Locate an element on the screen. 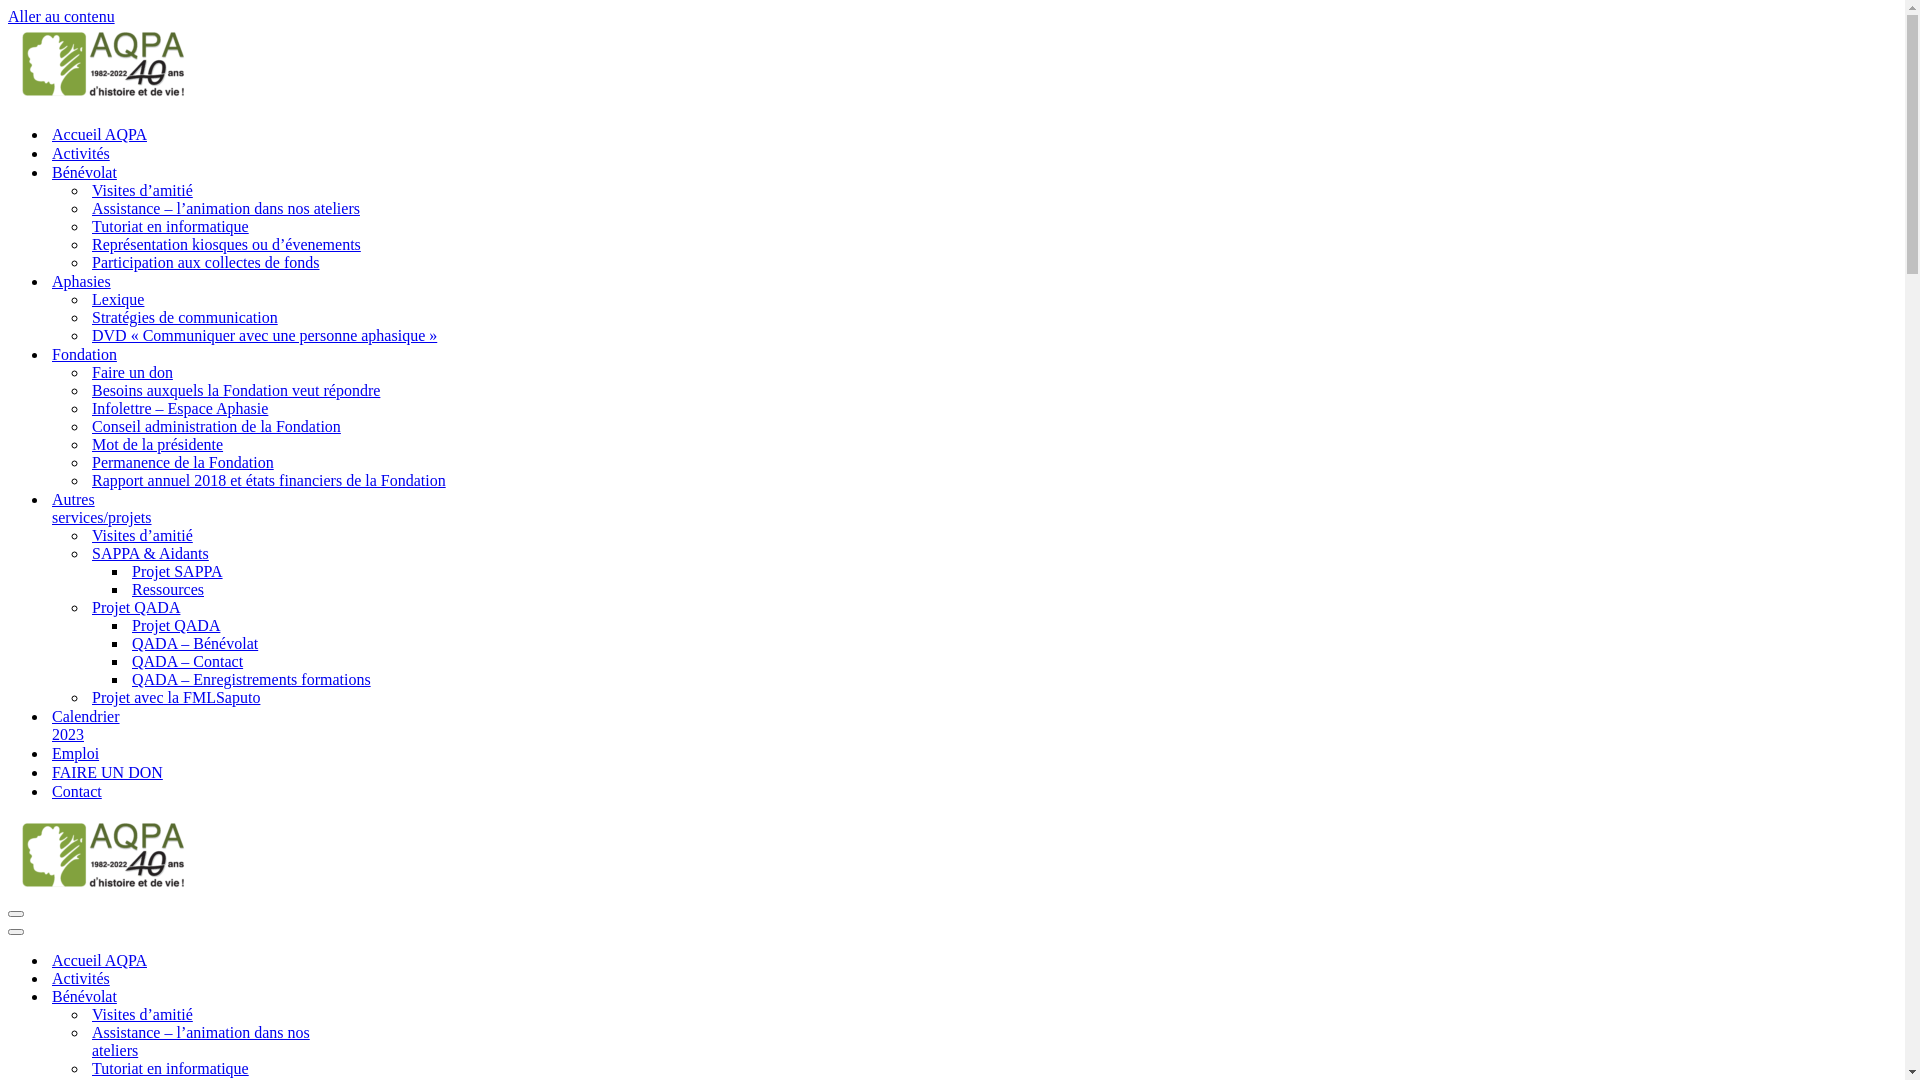 This screenshot has height=1080, width=1920. 'Fondation' is located at coordinates (83, 353).